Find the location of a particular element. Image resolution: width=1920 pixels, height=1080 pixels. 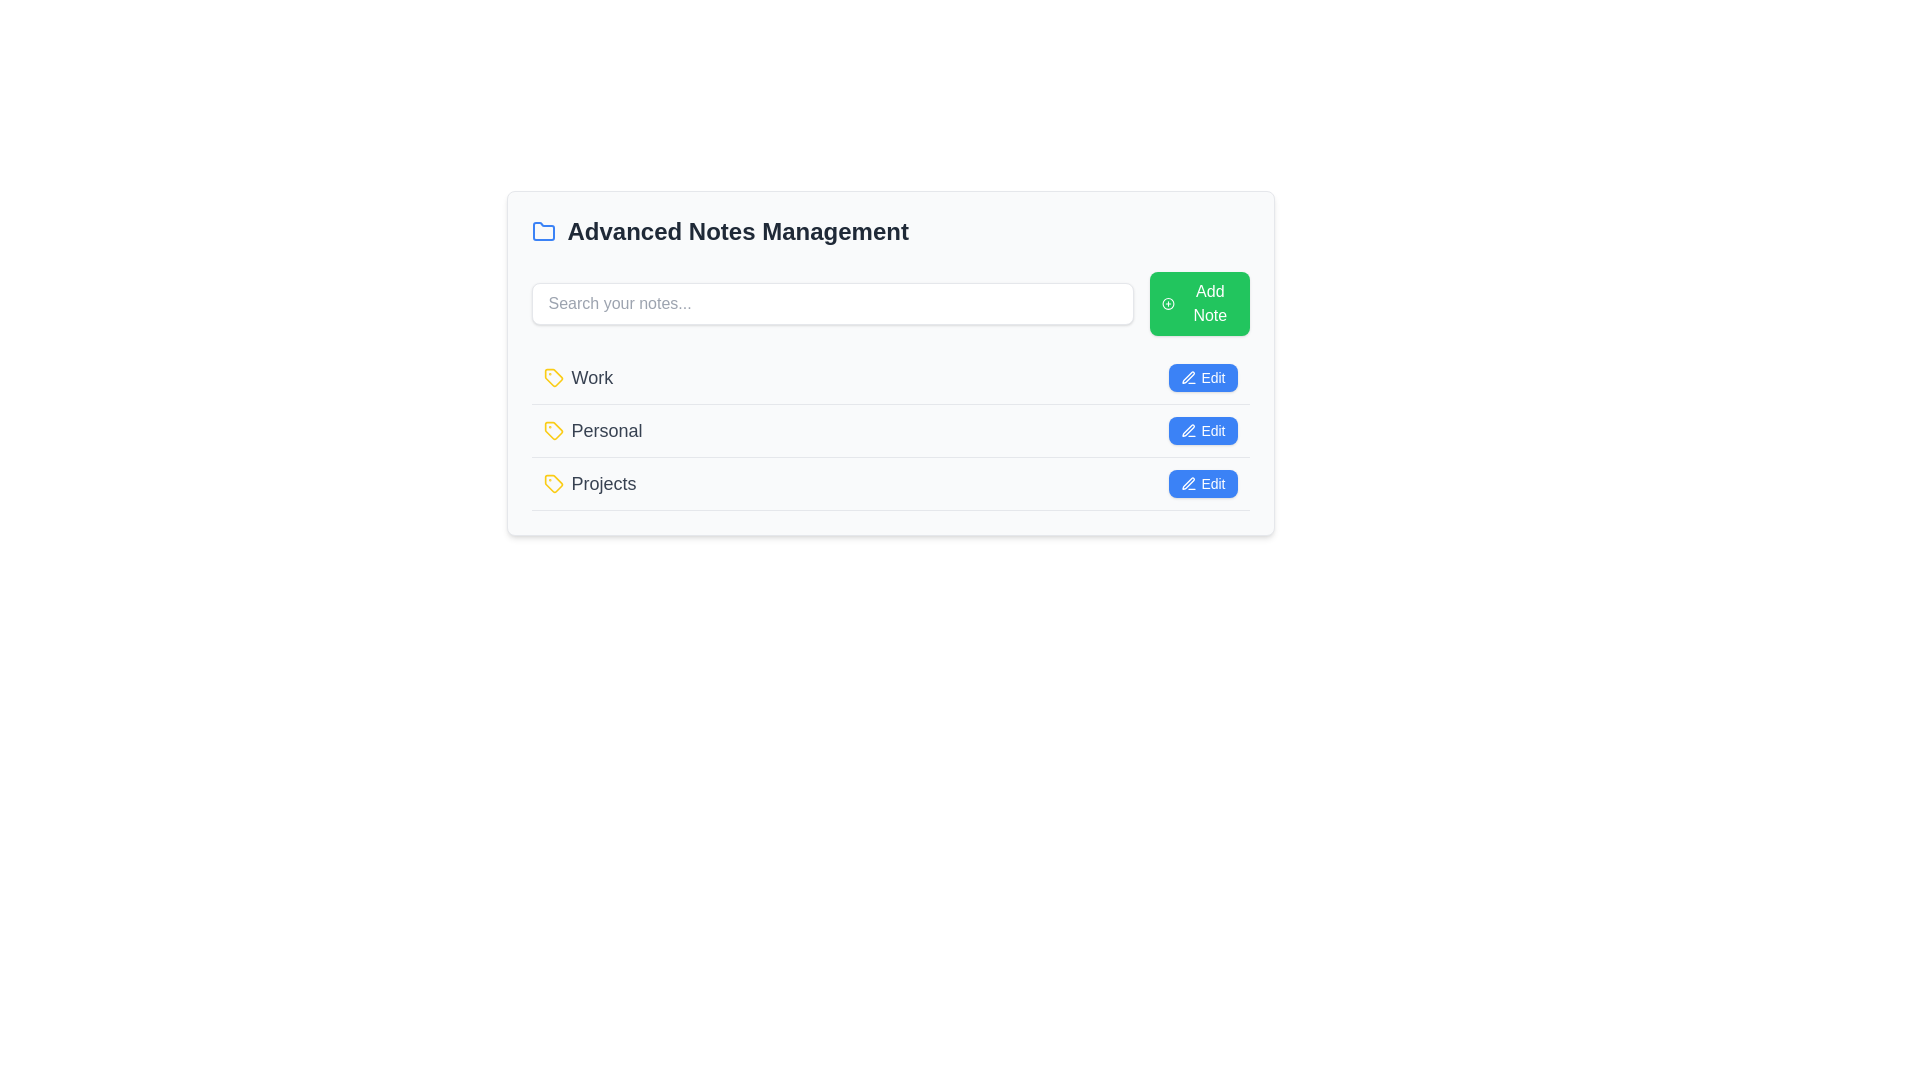

the yellow outlined tag icon located to the left of the 'Personal' text in the vertical list, between 'Work' and 'Projects' is located at coordinates (553, 430).